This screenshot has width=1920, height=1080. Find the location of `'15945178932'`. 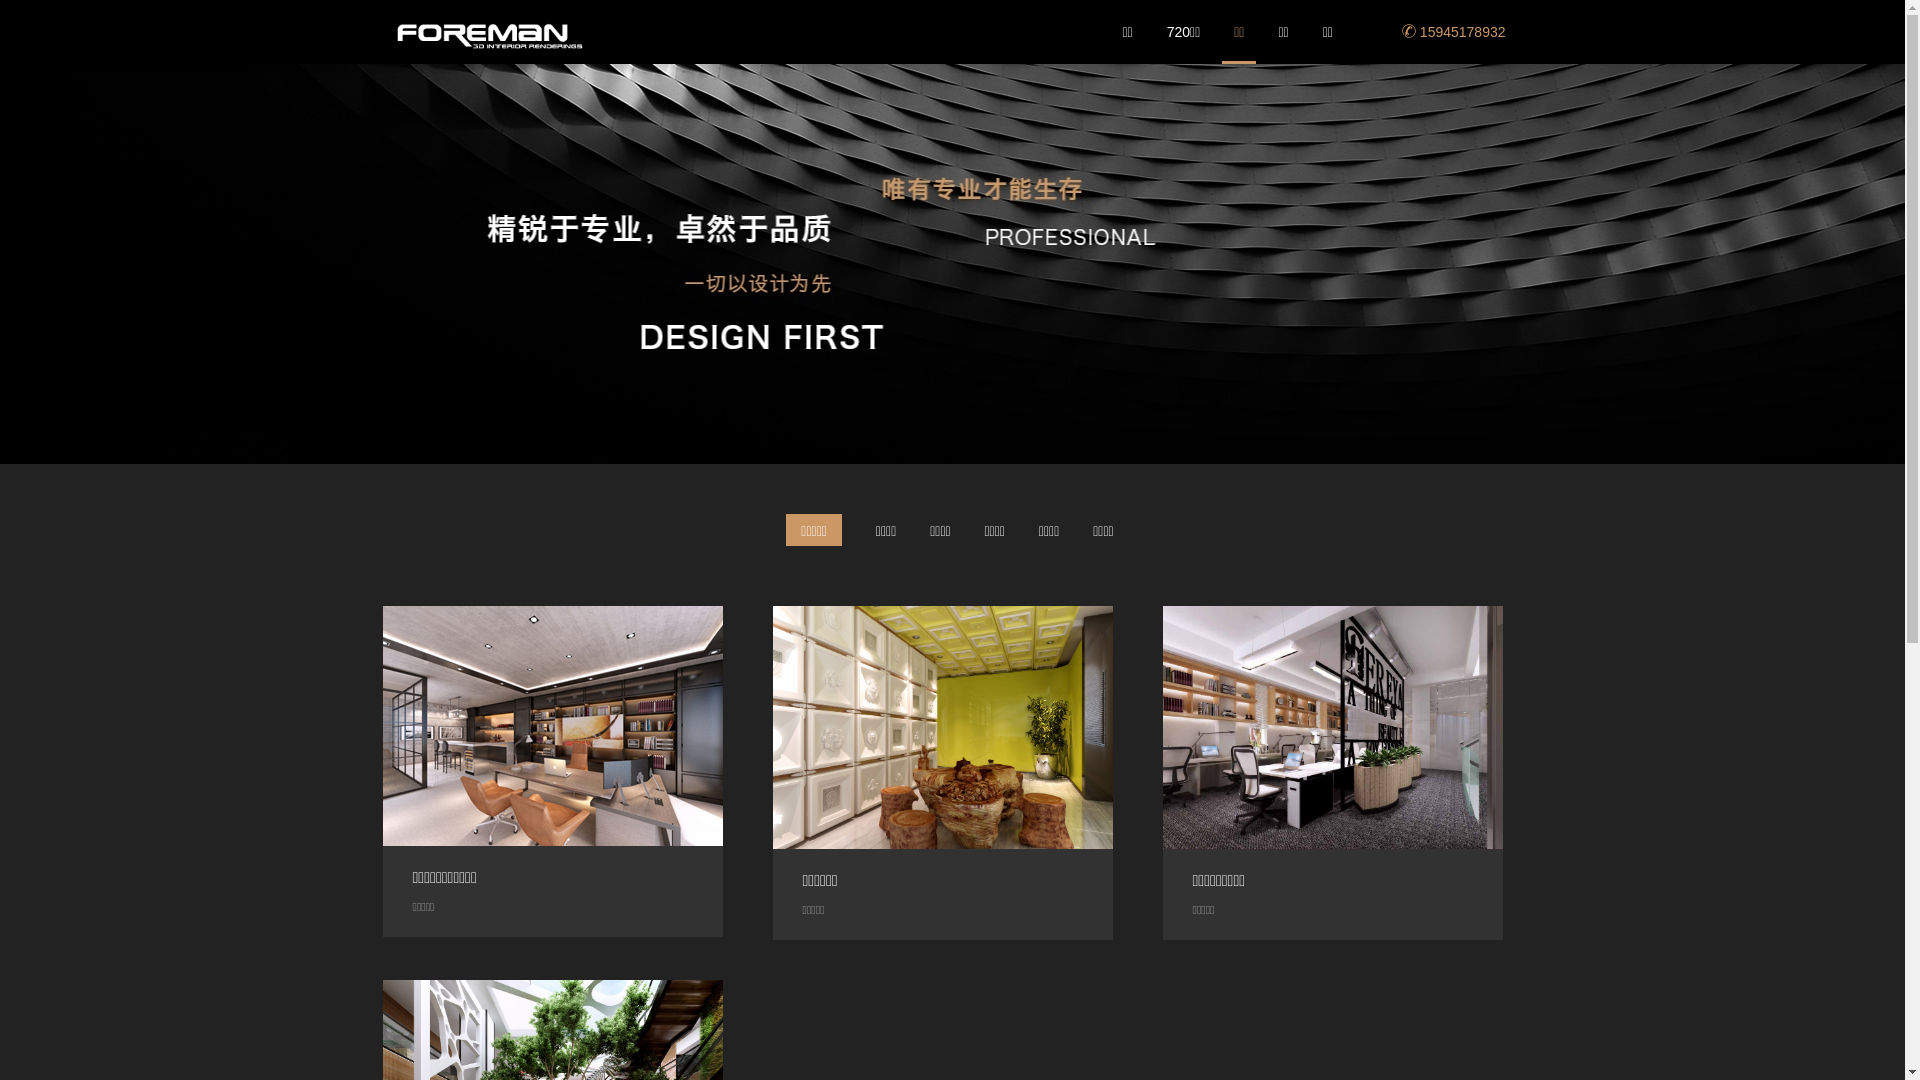

'15945178932' is located at coordinates (1454, 31).